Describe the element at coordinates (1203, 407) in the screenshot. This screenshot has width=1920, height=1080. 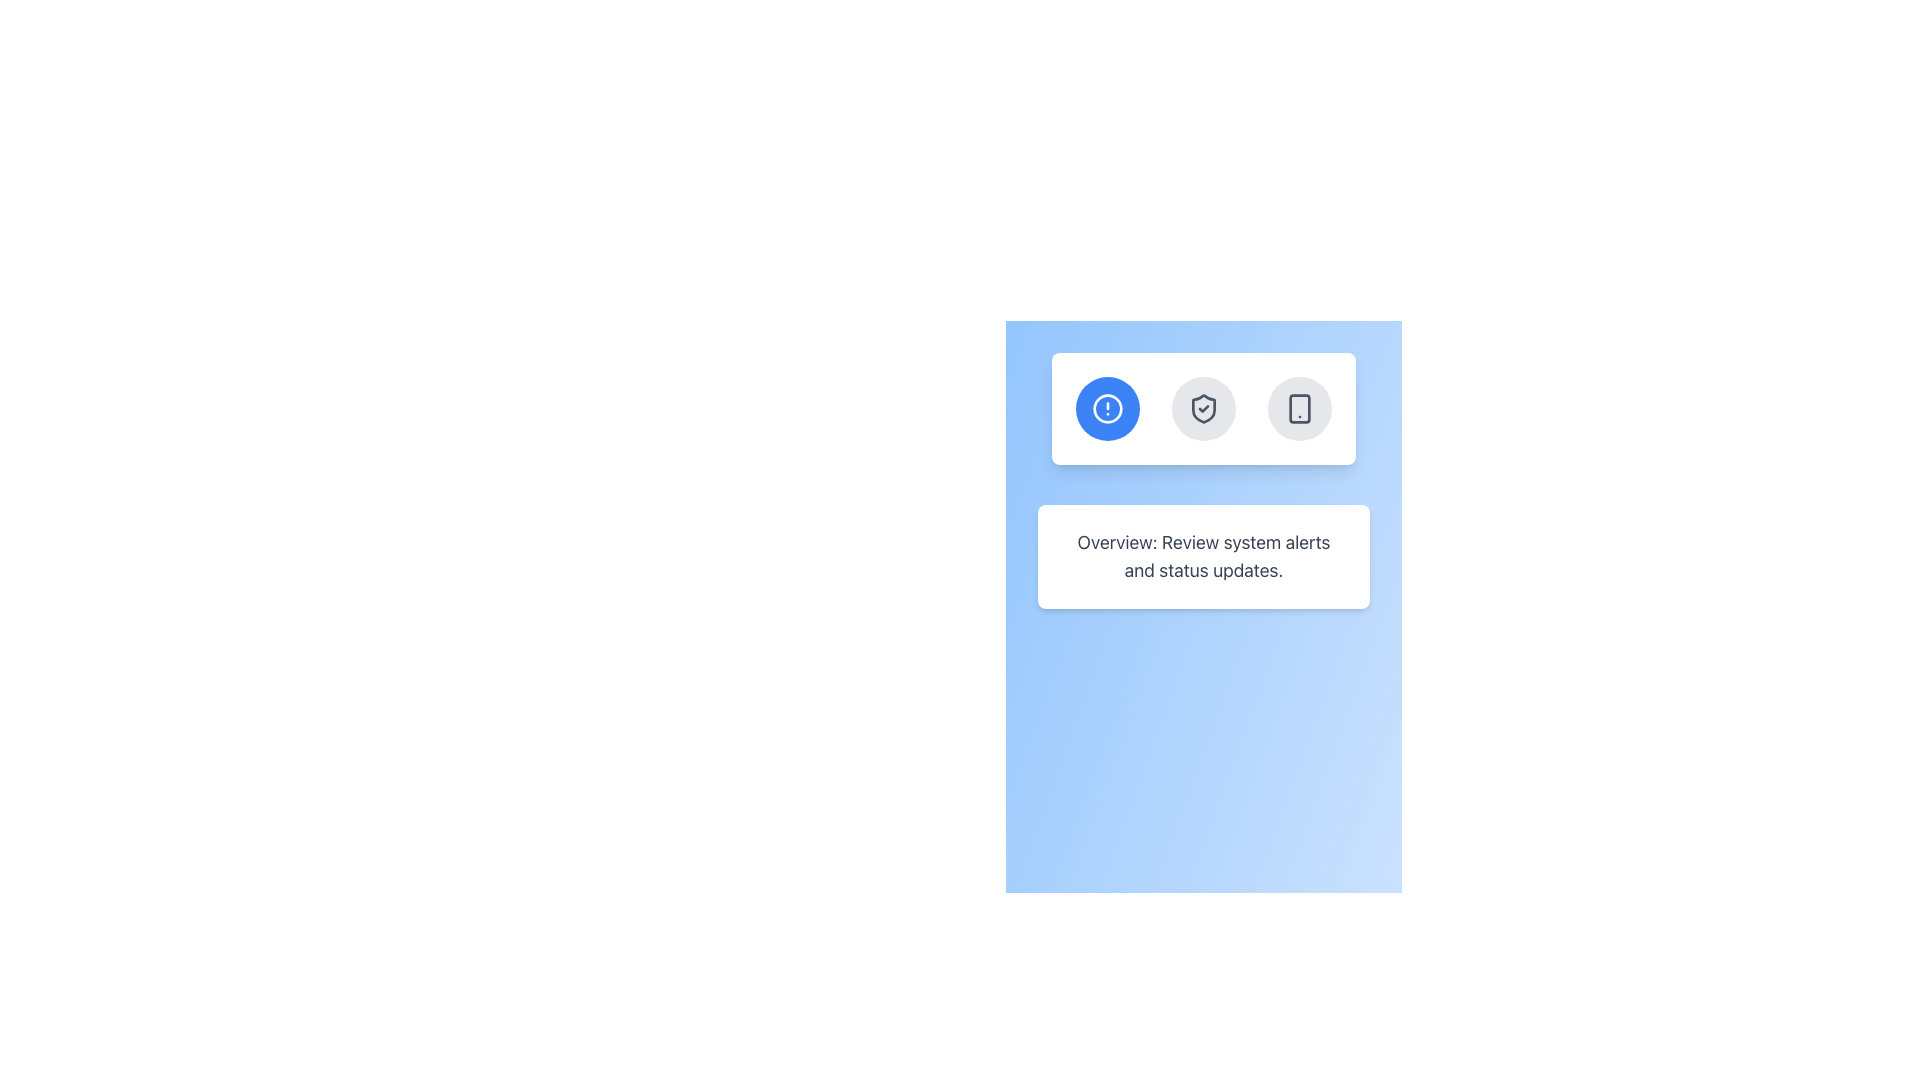
I see `the shield icon with a checkmark that indicates a security or verification feature, located in the middle of a horizontal row of three circular buttons` at that location.